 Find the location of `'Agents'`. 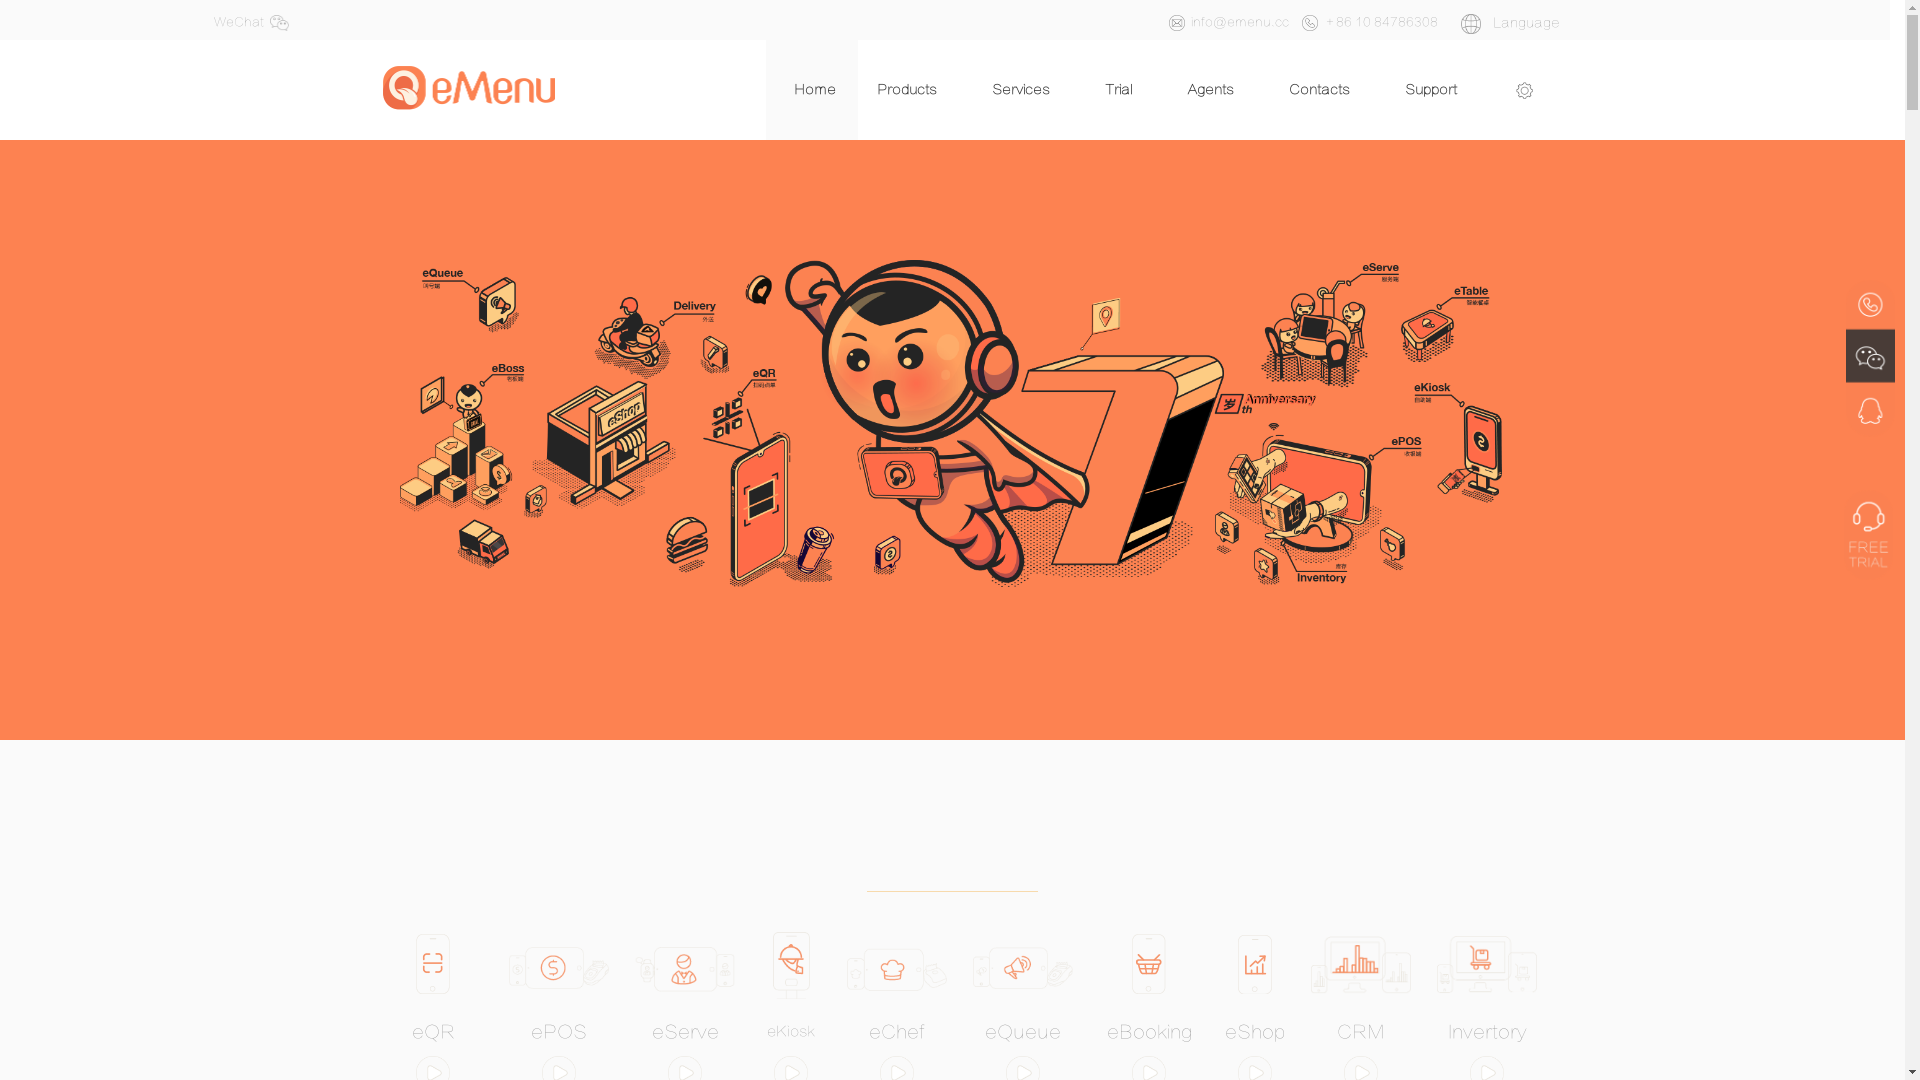

'Agents' is located at coordinates (1208, 88).